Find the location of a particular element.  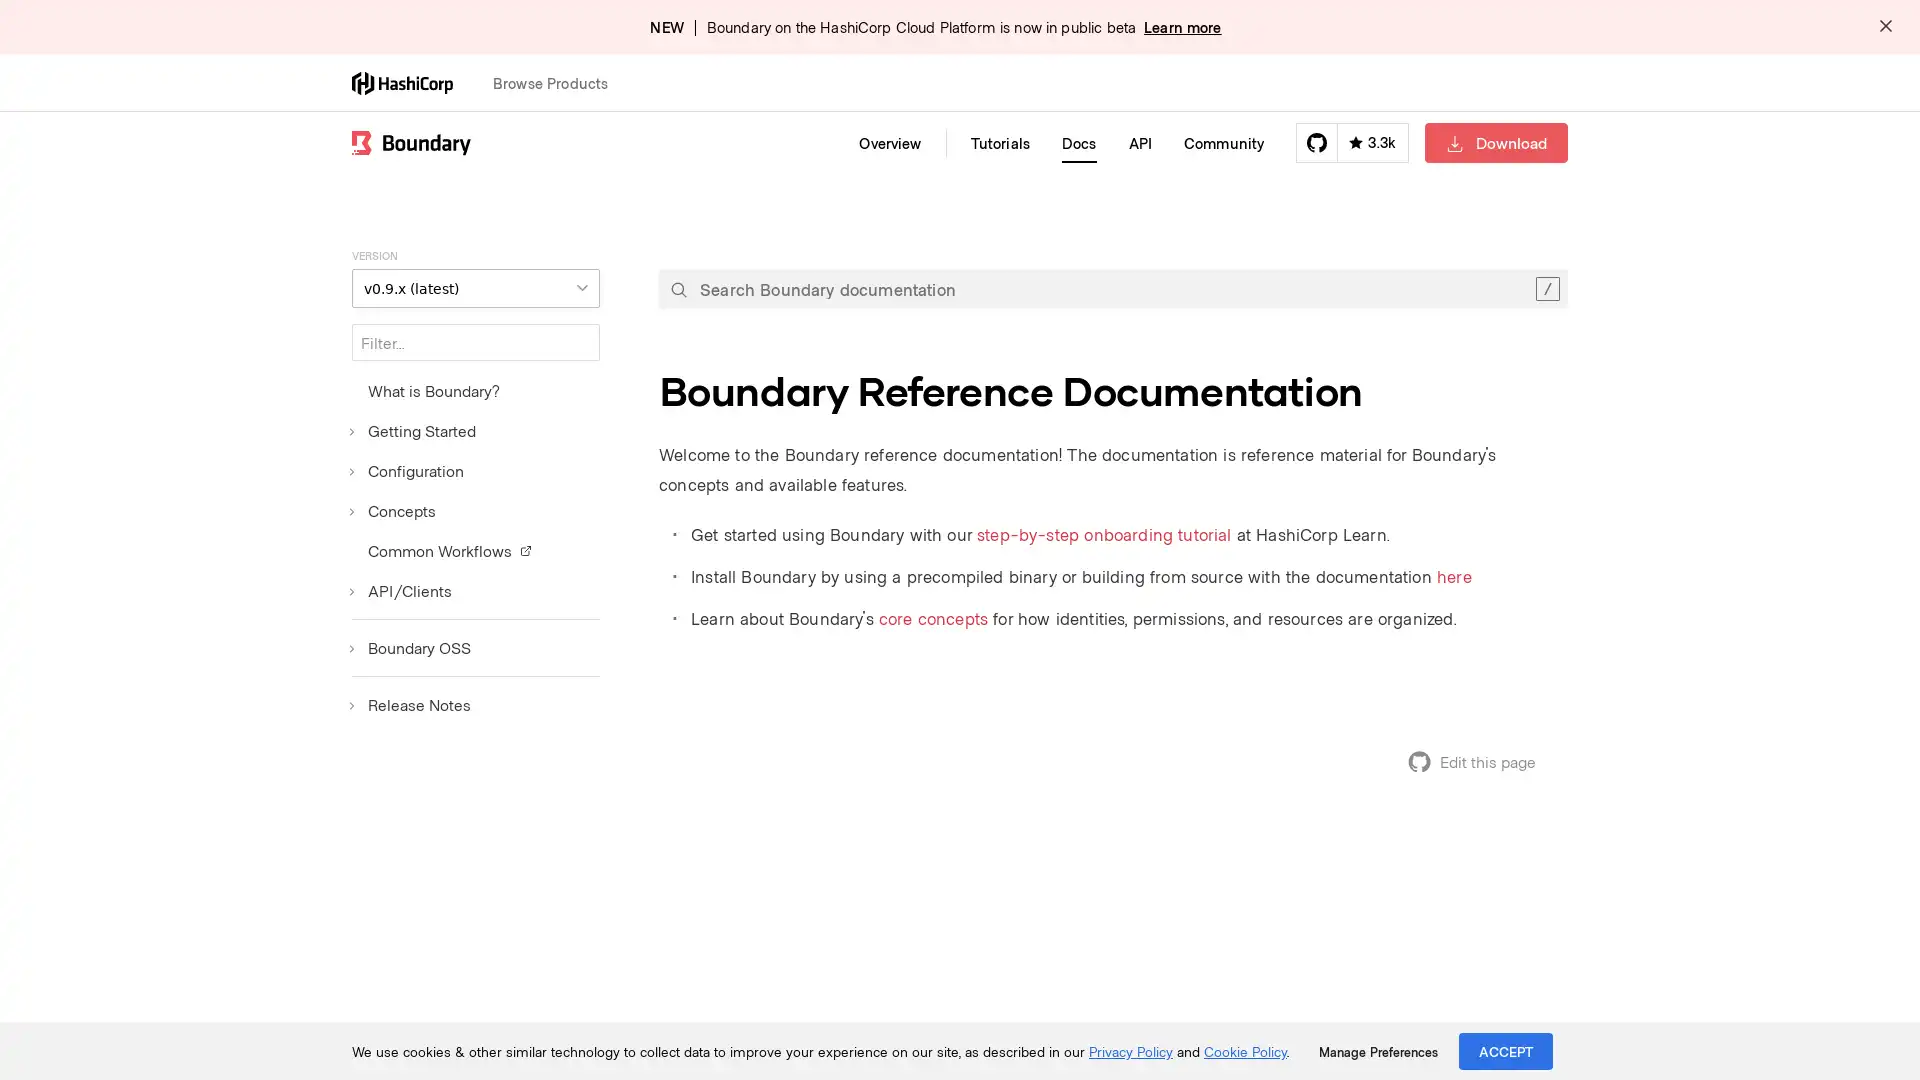

VERSION is located at coordinates (474, 288).